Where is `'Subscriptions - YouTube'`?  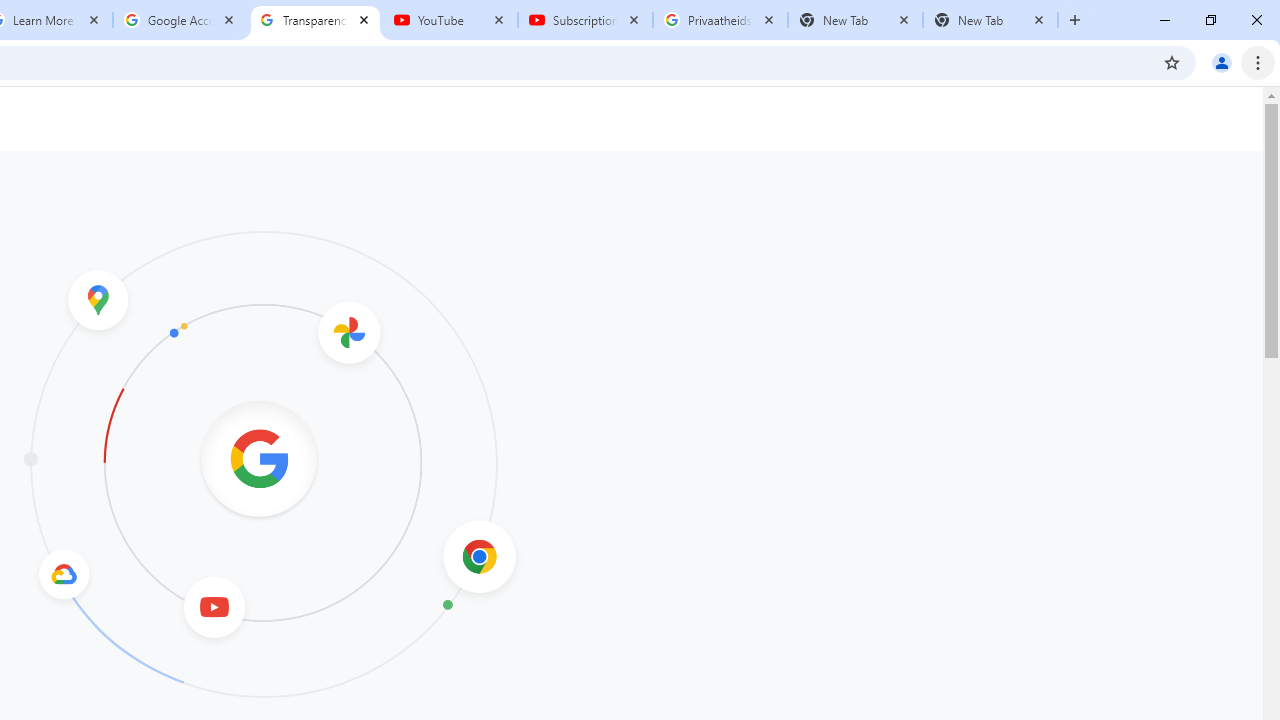
'Subscriptions - YouTube' is located at coordinates (584, 20).